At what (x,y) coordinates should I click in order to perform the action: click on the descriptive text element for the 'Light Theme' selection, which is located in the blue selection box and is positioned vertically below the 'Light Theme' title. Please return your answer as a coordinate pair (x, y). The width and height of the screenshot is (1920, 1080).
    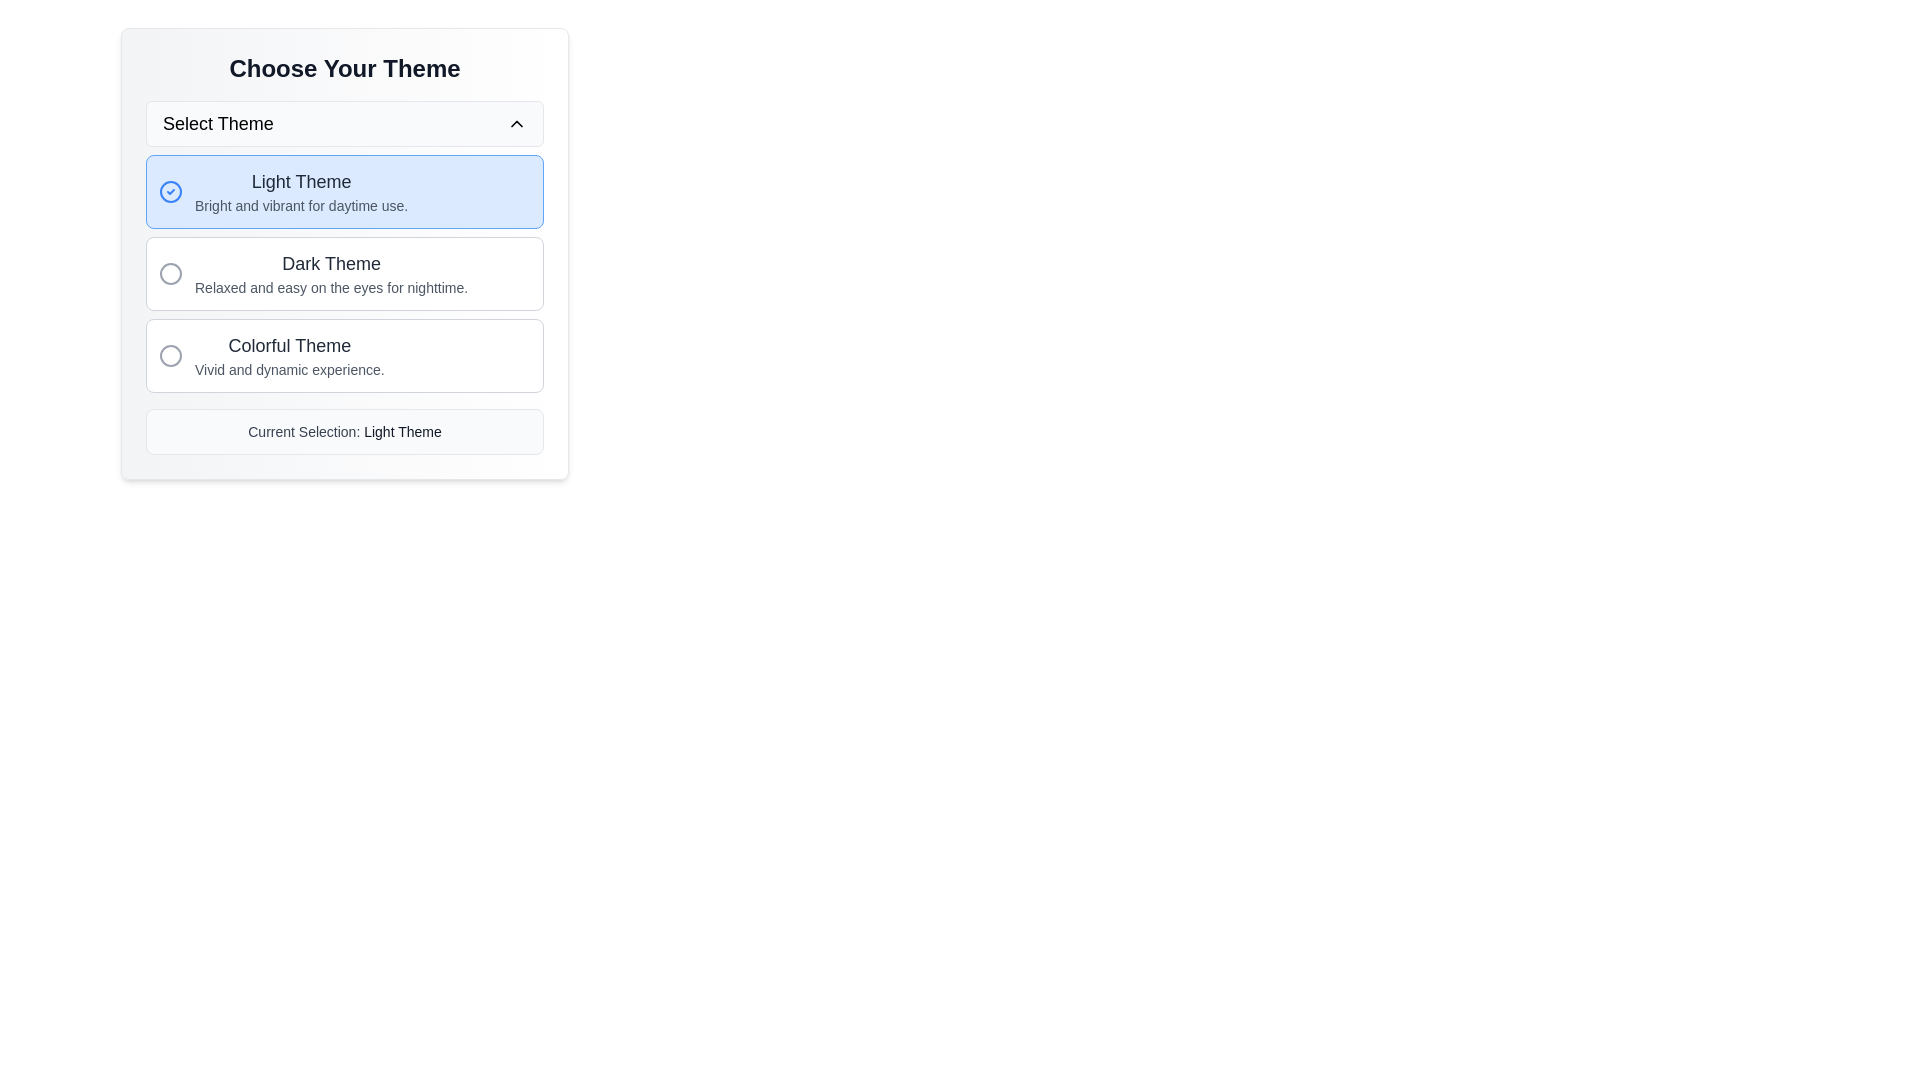
    Looking at the image, I should click on (300, 205).